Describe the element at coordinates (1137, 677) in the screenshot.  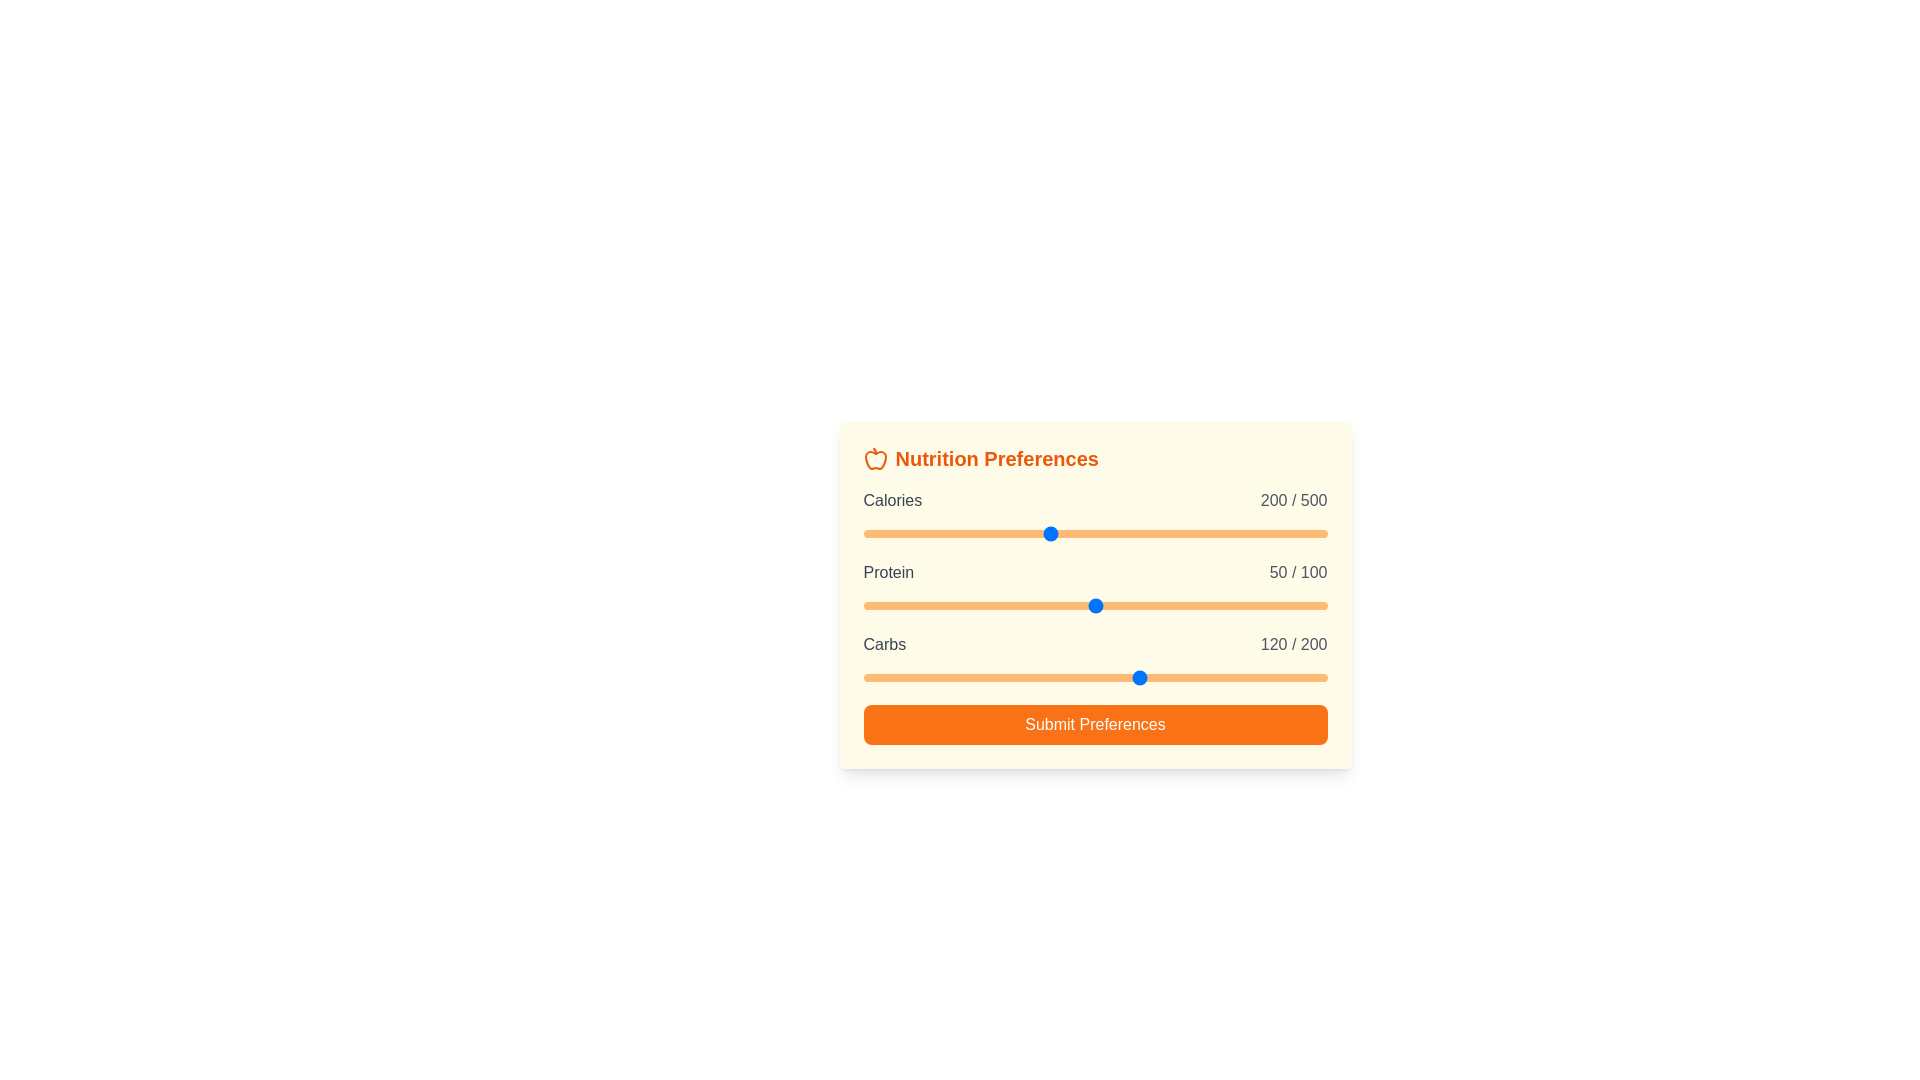
I see `the carbohydrate intake value` at that location.